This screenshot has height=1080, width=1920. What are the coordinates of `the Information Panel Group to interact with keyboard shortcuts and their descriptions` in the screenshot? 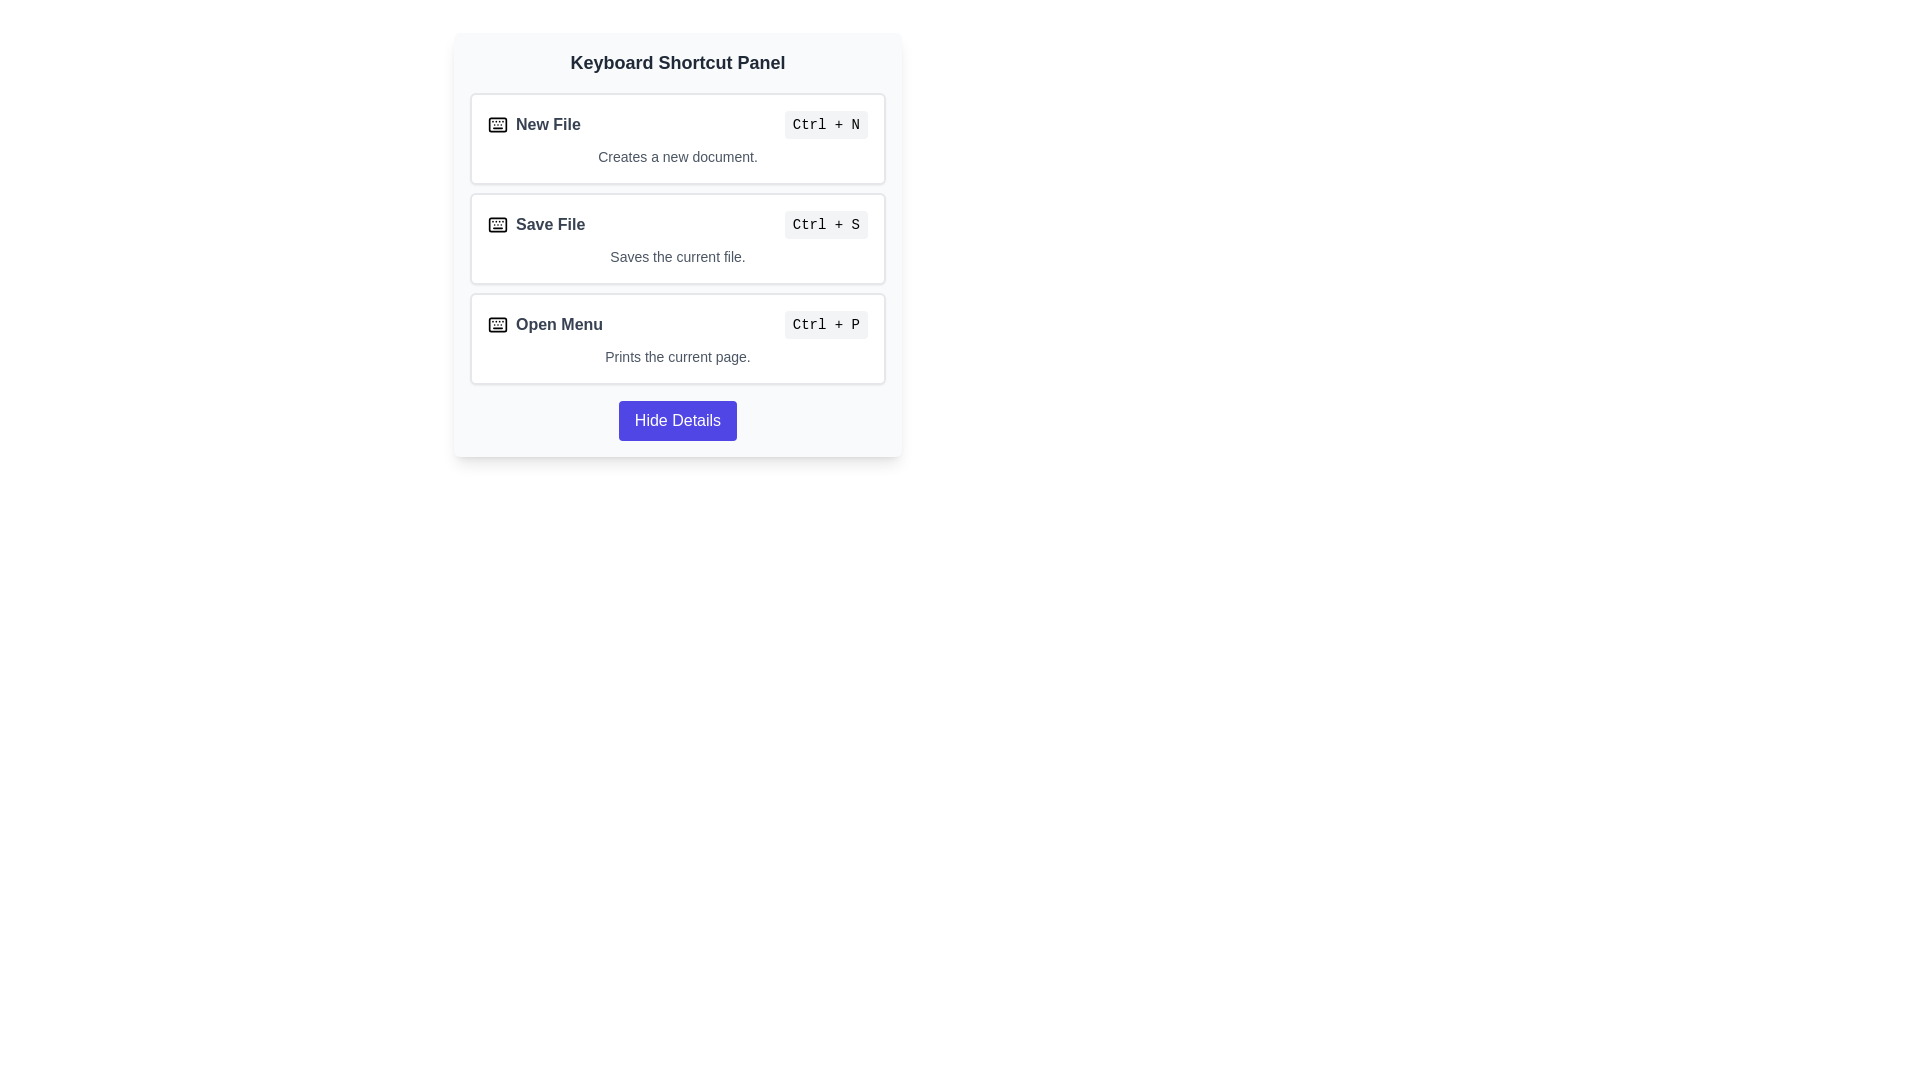 It's located at (677, 238).